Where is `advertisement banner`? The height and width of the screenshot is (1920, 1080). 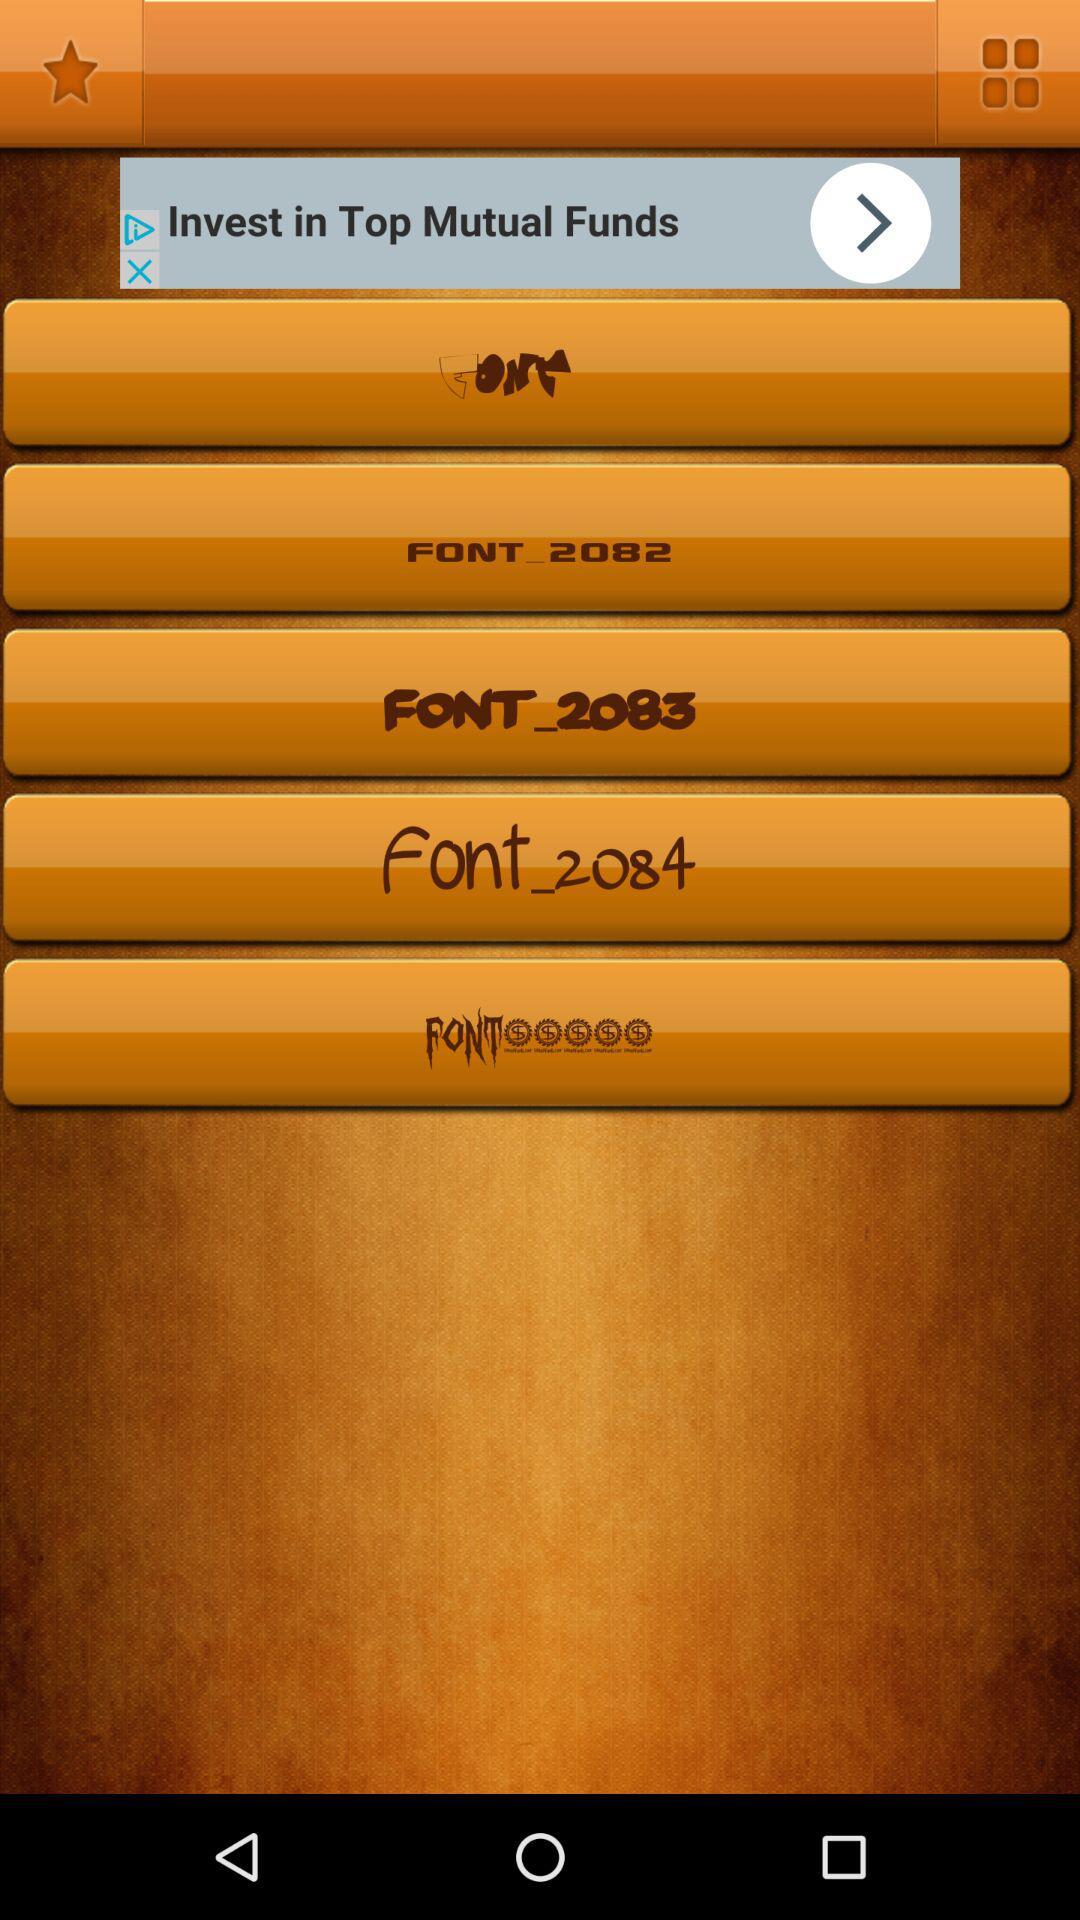
advertisement banner is located at coordinates (540, 223).